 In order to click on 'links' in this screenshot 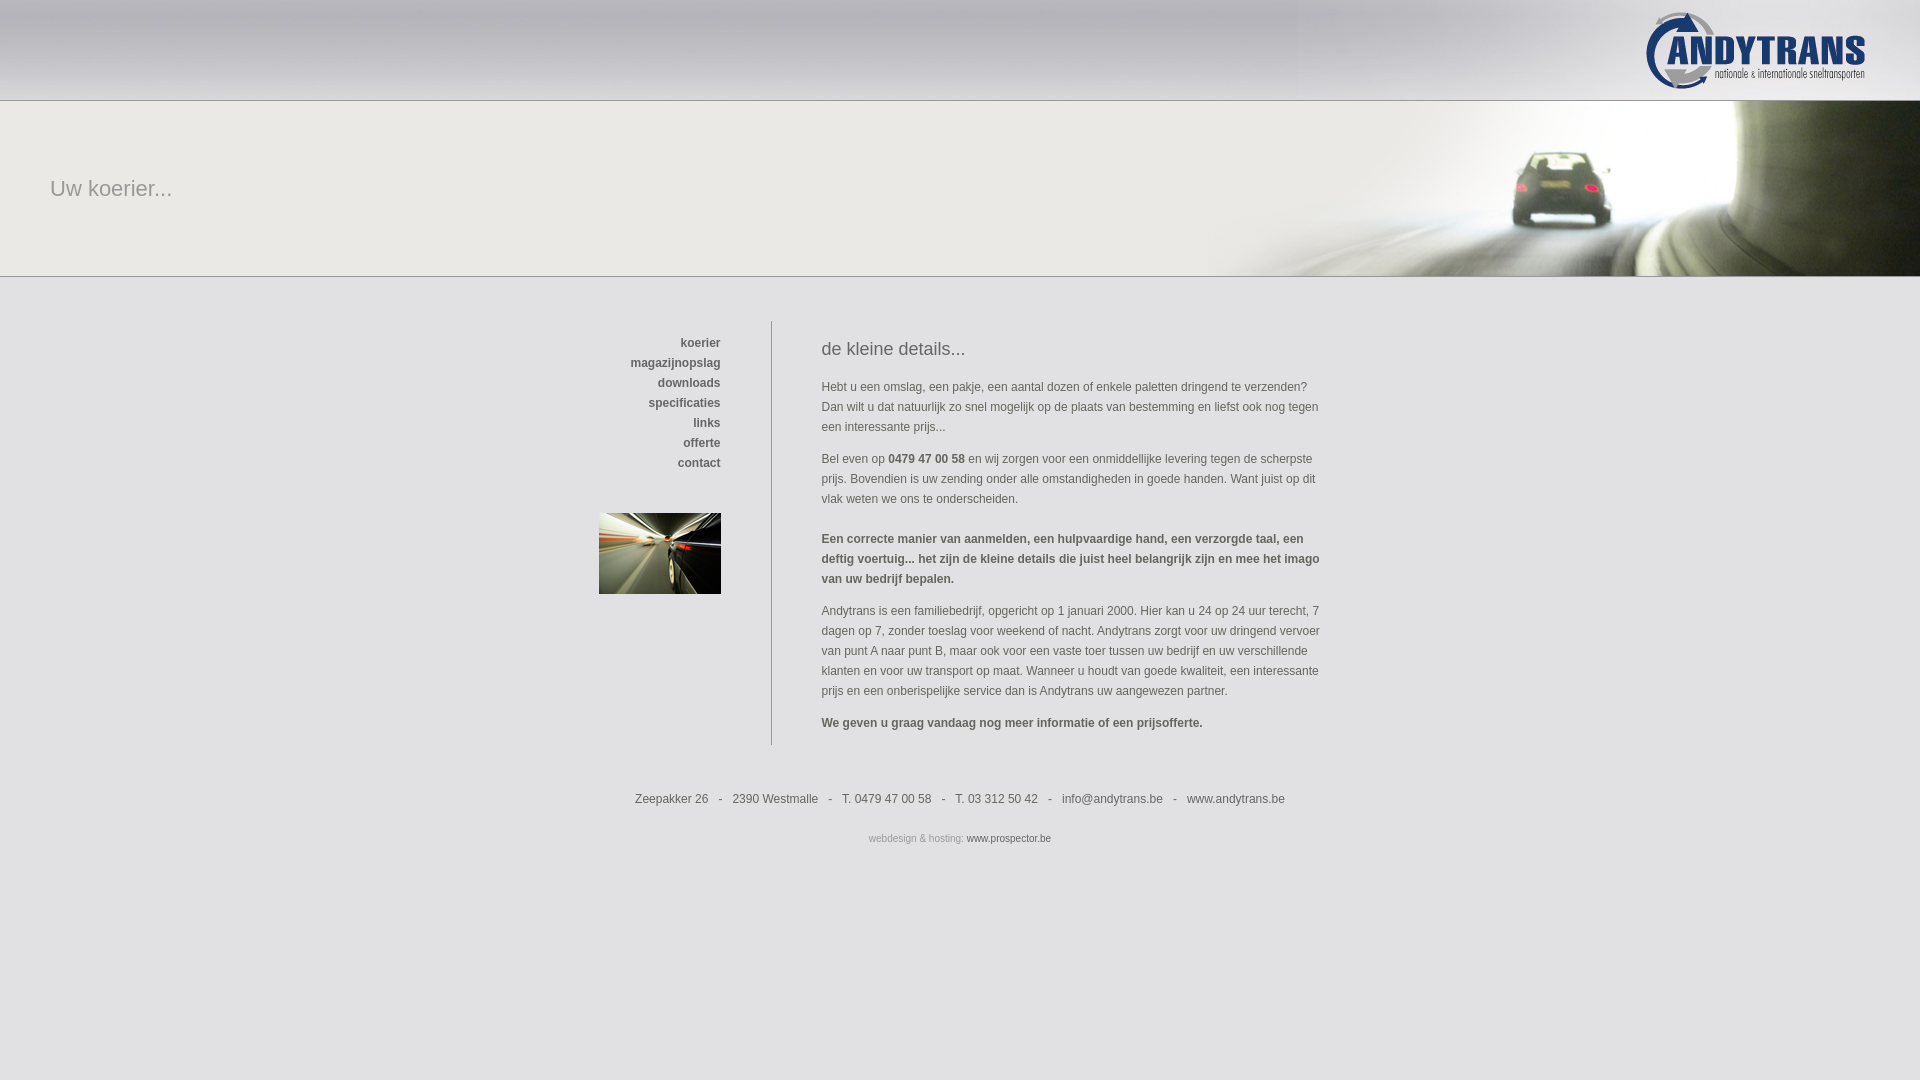, I will do `click(692, 422)`.